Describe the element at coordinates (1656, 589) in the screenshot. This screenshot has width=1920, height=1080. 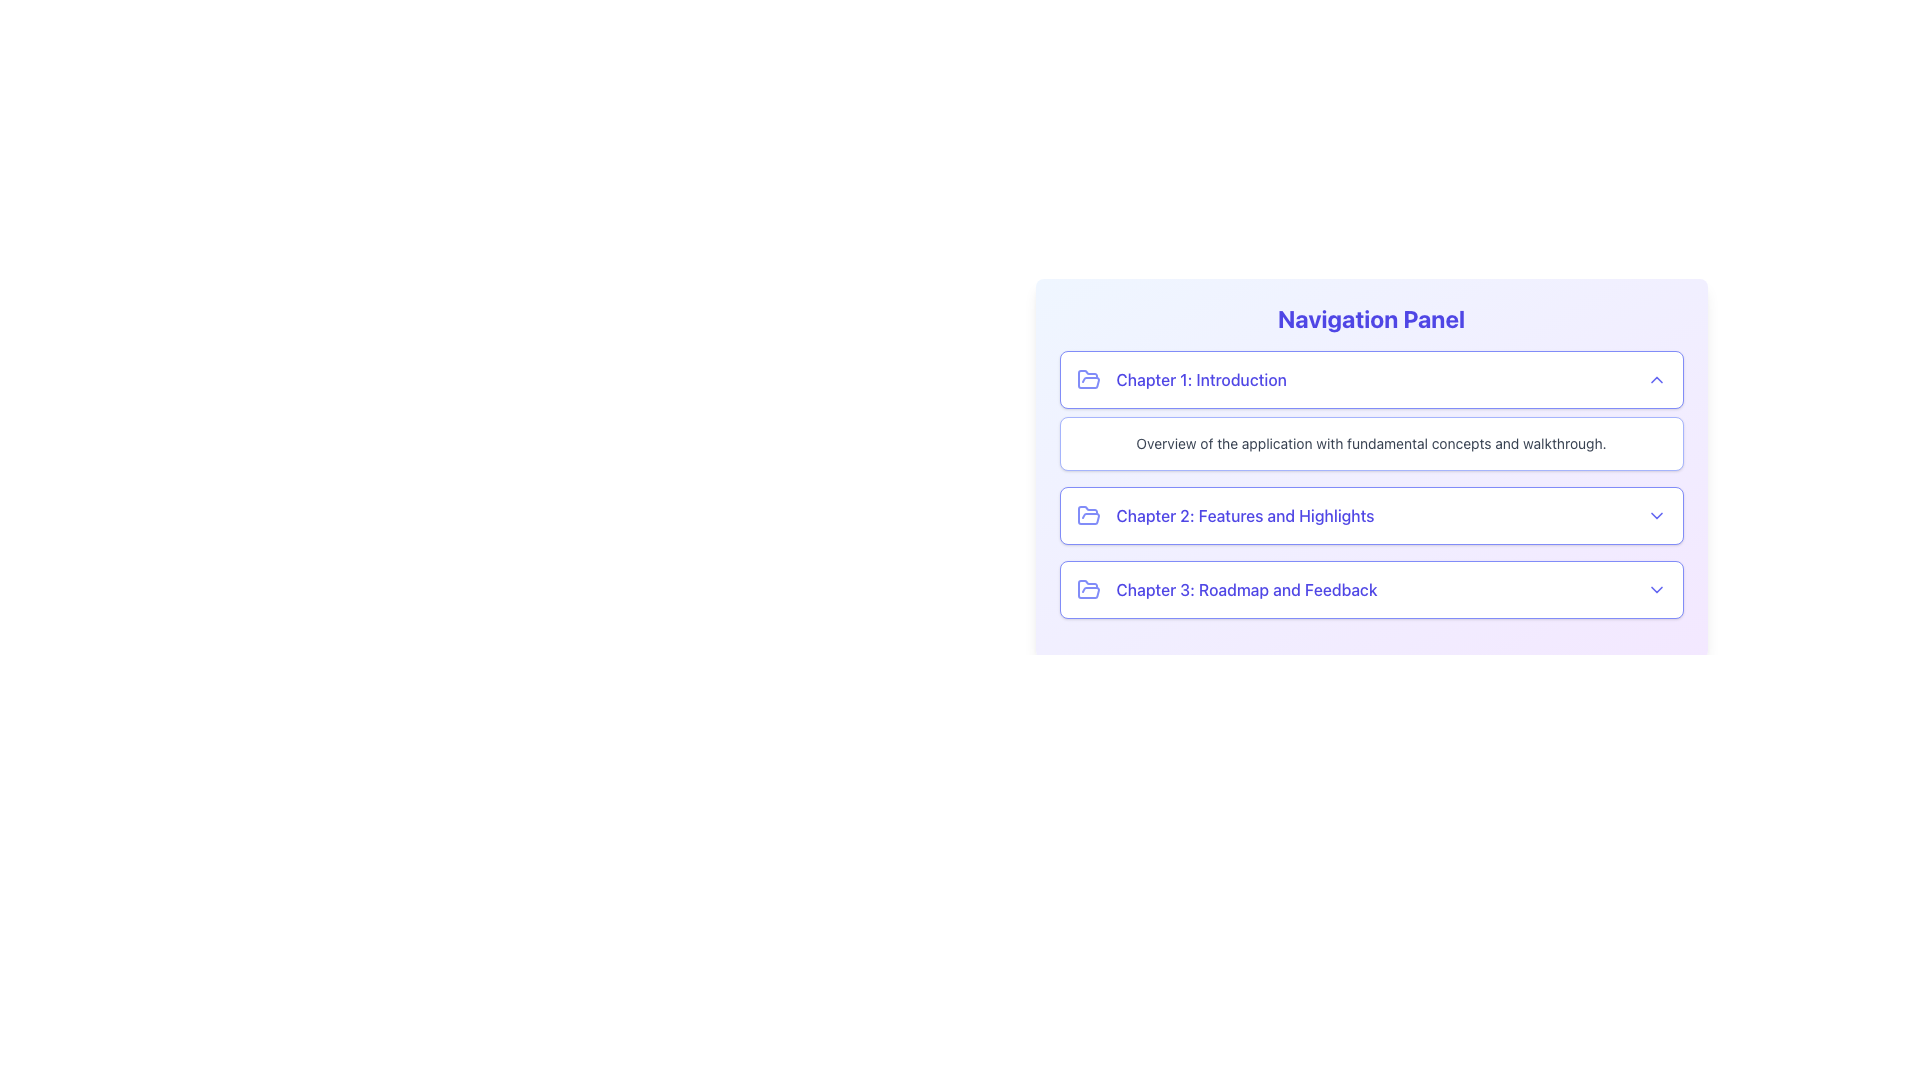
I see `the downward-facing chevron icon at the rightmost end of the 'Chapter 3: Roadmap and Feedback' row in the navigation panel` at that location.